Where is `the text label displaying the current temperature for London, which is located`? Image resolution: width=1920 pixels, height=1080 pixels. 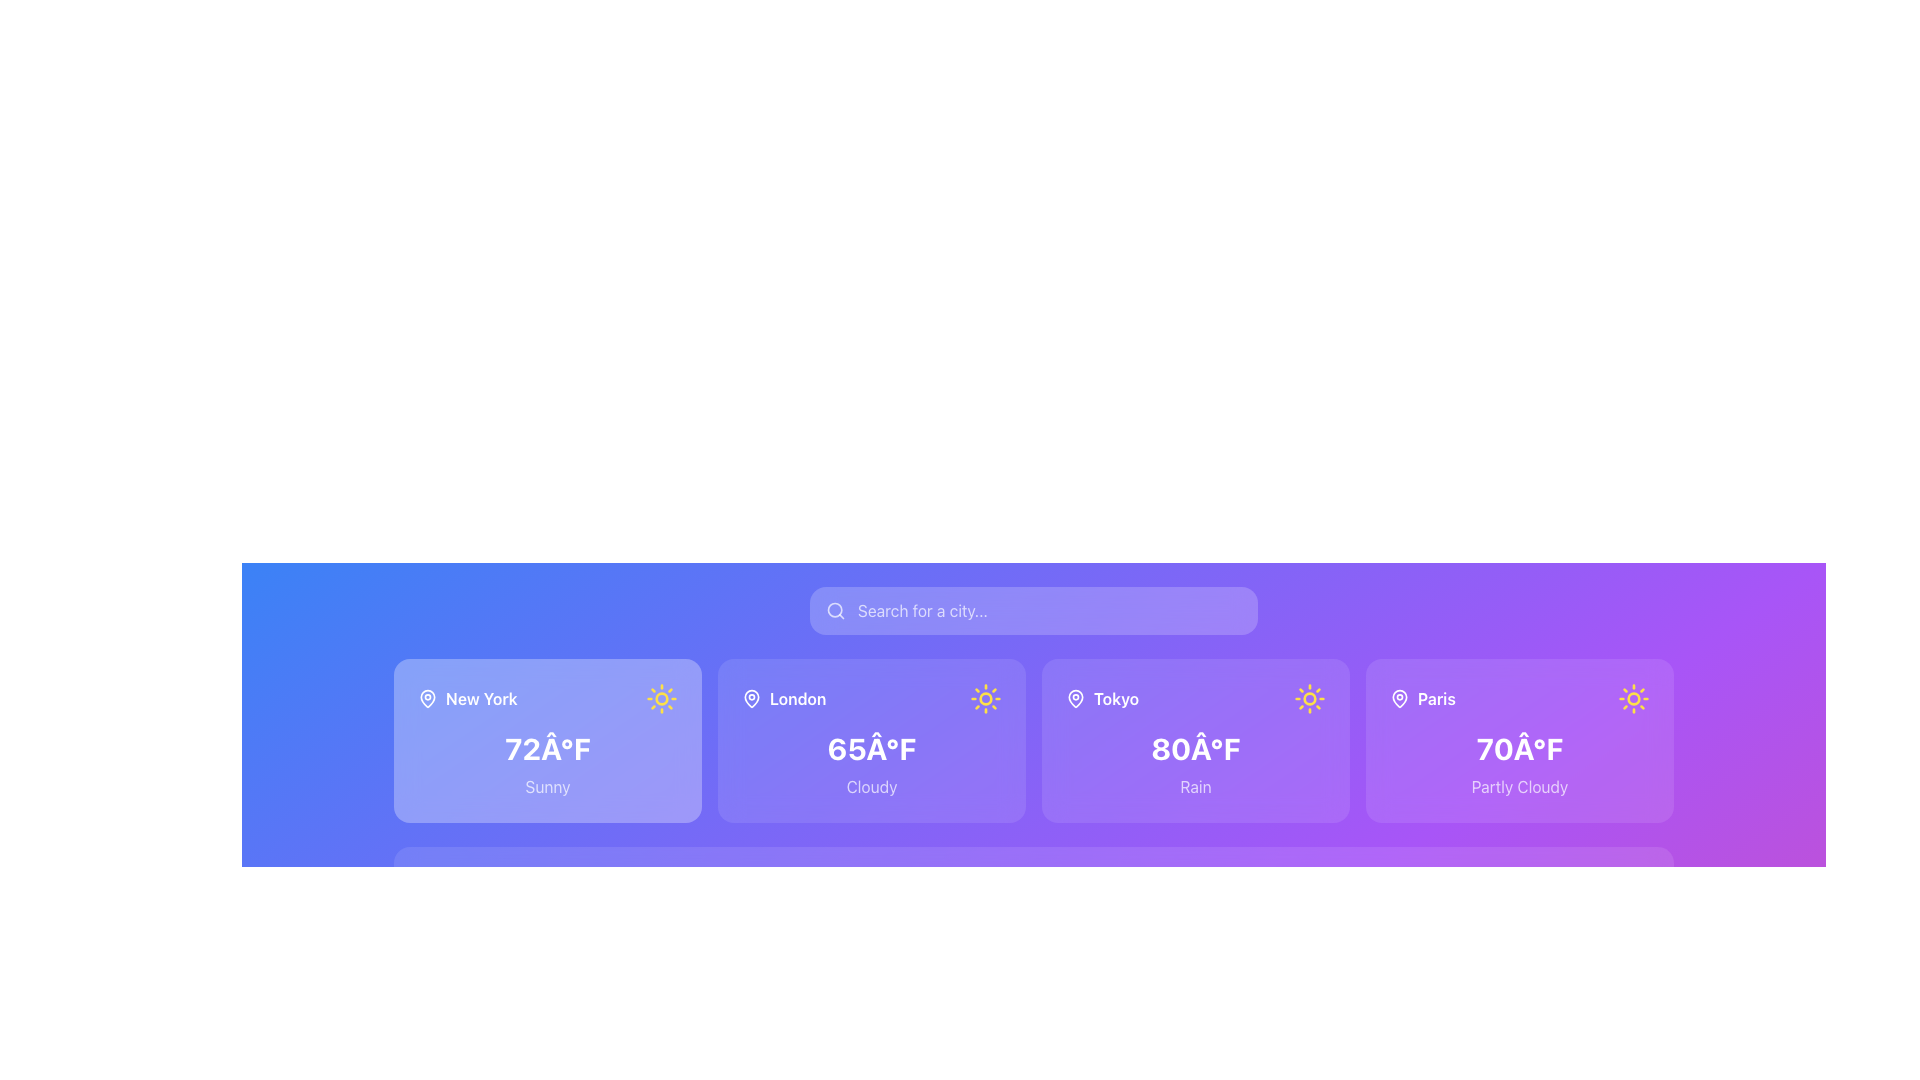
the text label displaying the current temperature for London, which is located is located at coordinates (872, 748).